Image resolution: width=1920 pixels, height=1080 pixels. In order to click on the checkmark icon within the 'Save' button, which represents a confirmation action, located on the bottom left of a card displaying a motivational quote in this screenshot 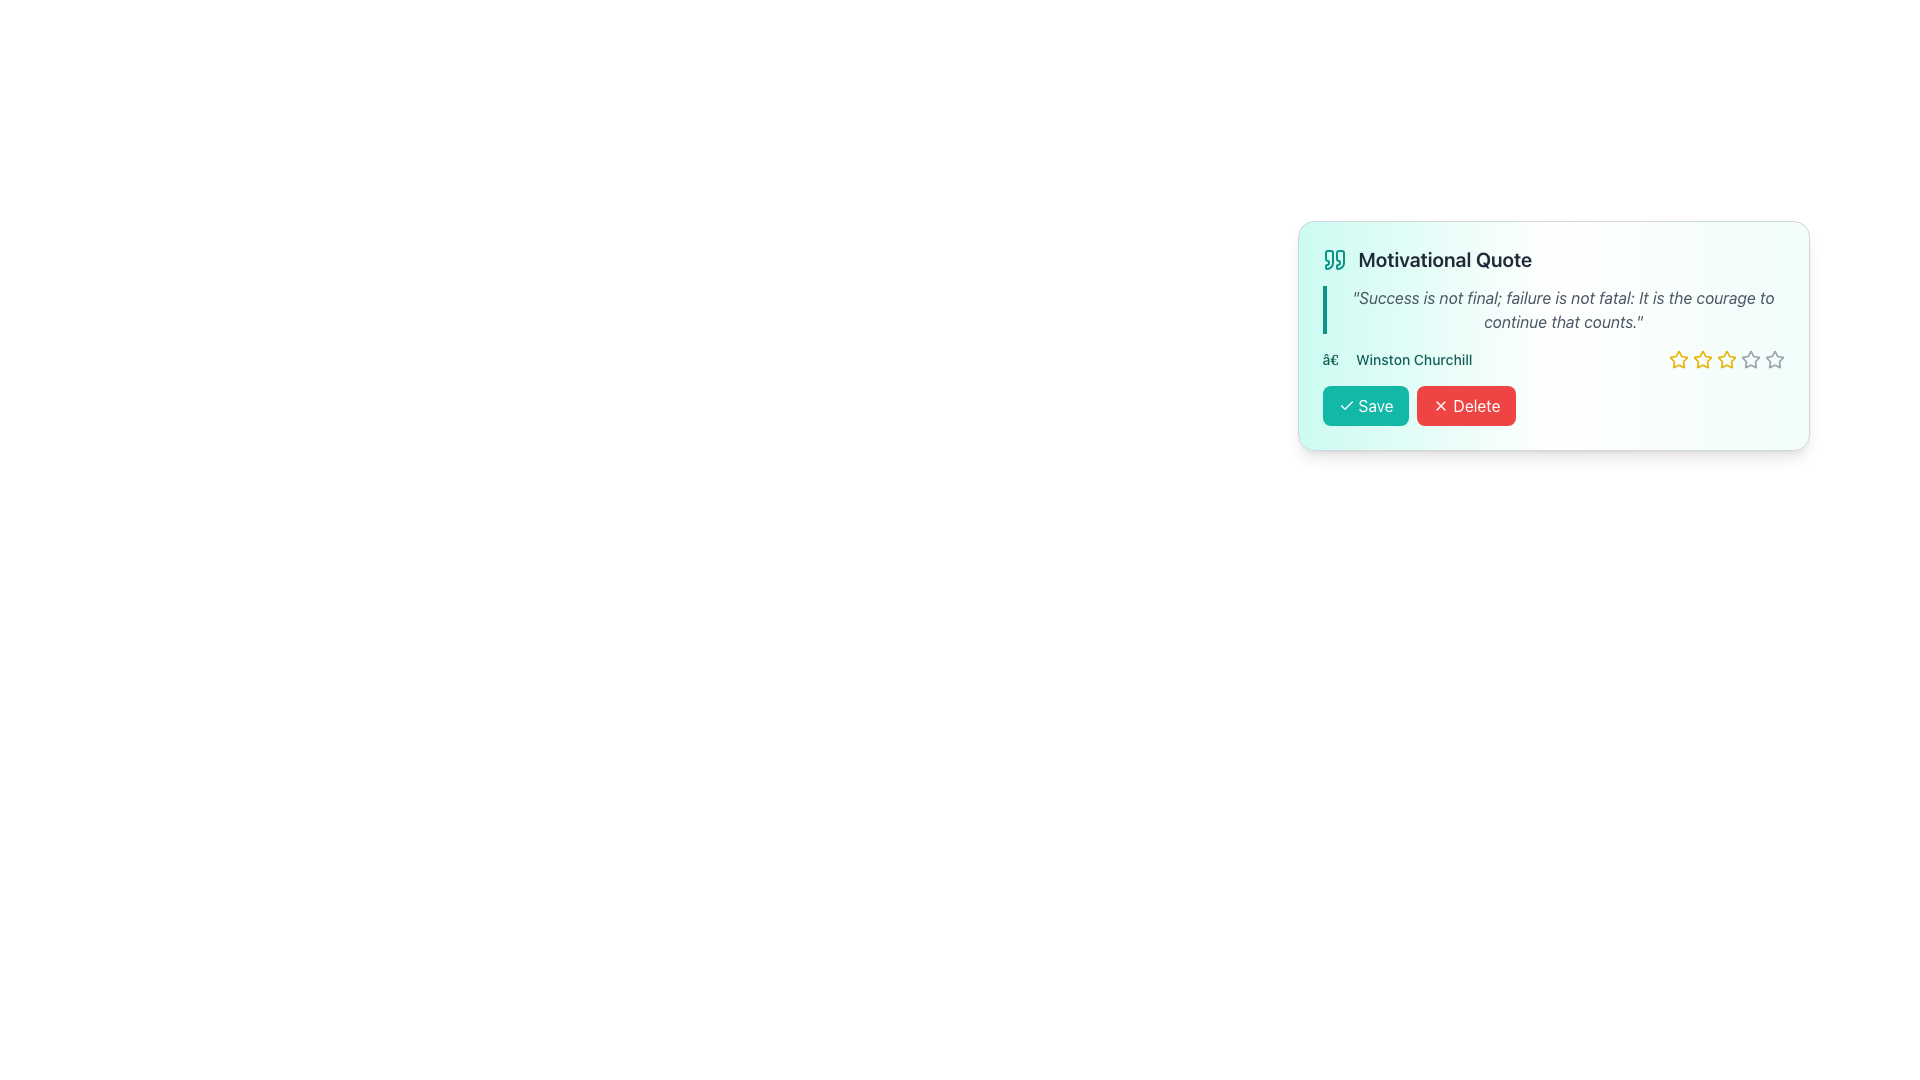, I will do `click(1346, 405)`.